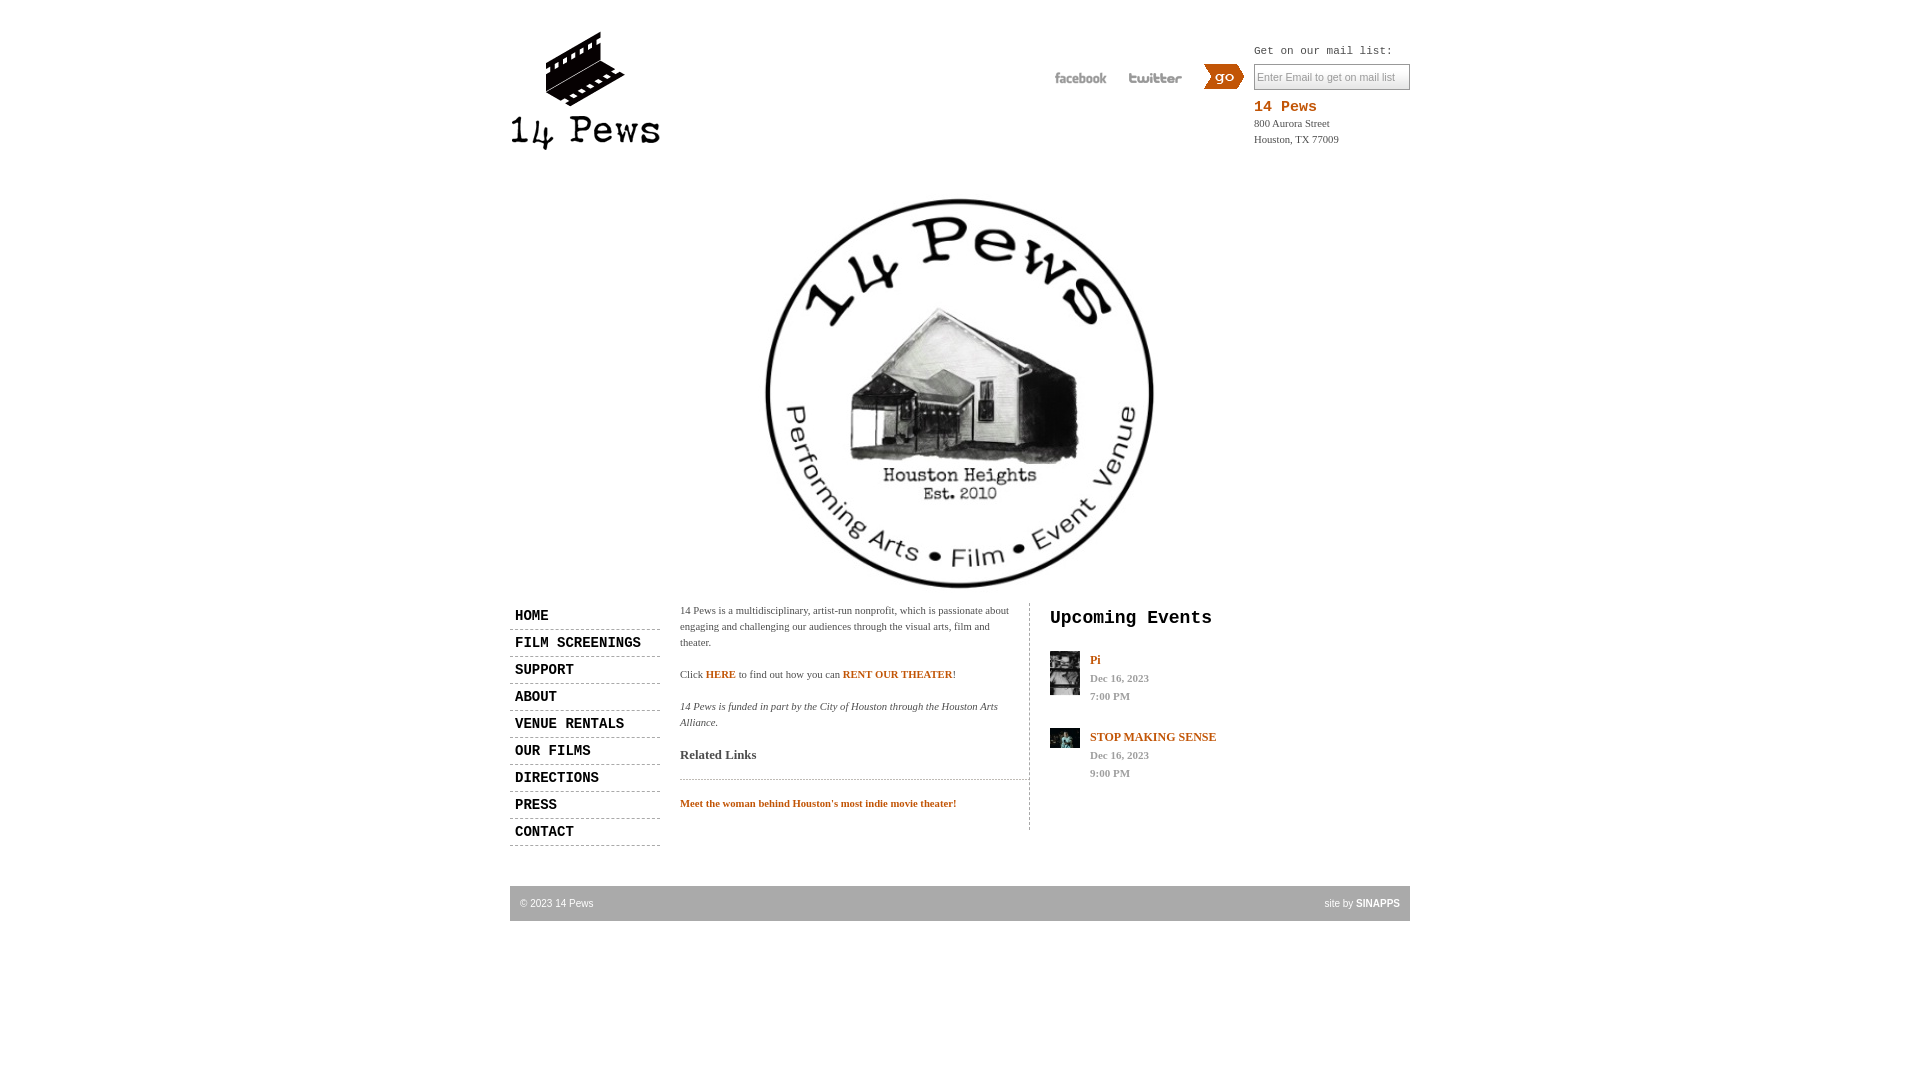 This screenshot has width=1920, height=1080. Describe the element at coordinates (719, 674) in the screenshot. I see `'HERE'` at that location.